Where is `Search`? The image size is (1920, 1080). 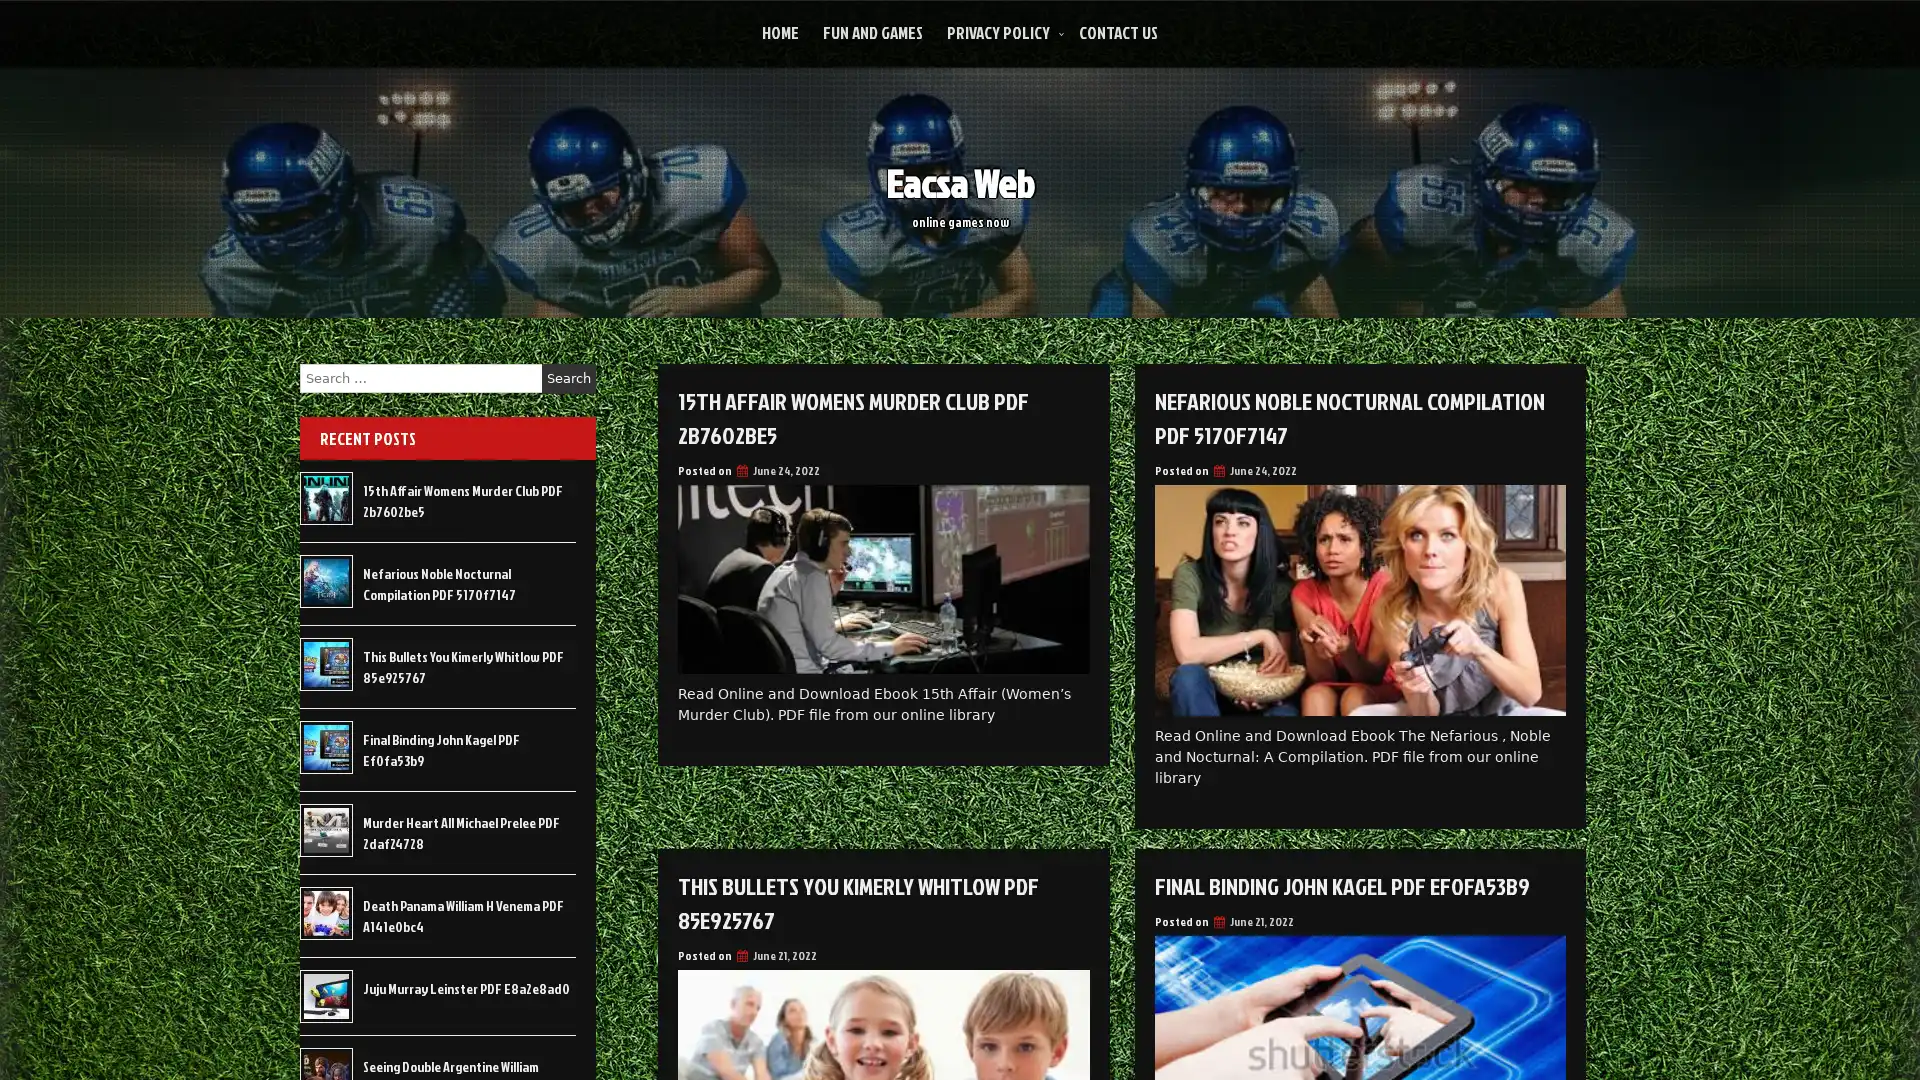 Search is located at coordinates (568, 378).